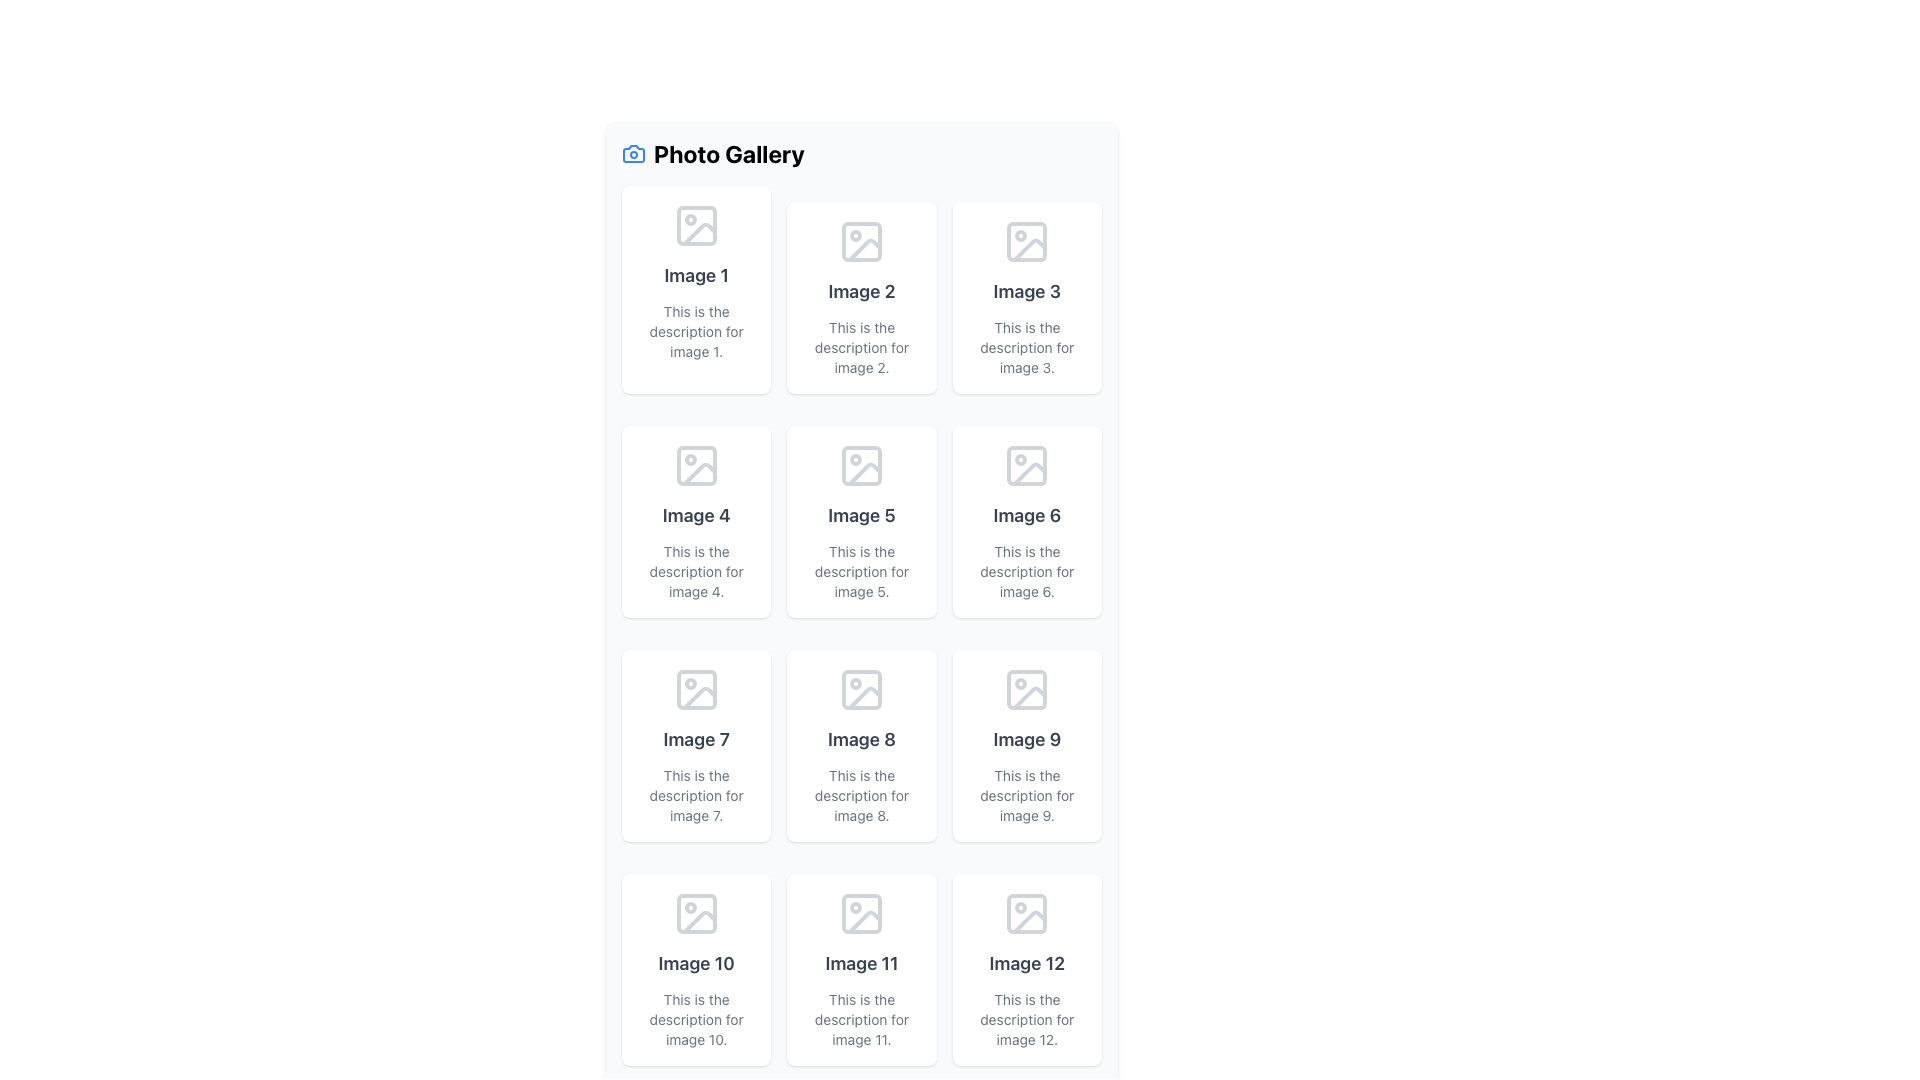 The width and height of the screenshot is (1920, 1080). I want to click on the gray rounded rectangle graphical icon component located in the upper part of the image icon in the Photo Gallery interface, so click(1027, 241).